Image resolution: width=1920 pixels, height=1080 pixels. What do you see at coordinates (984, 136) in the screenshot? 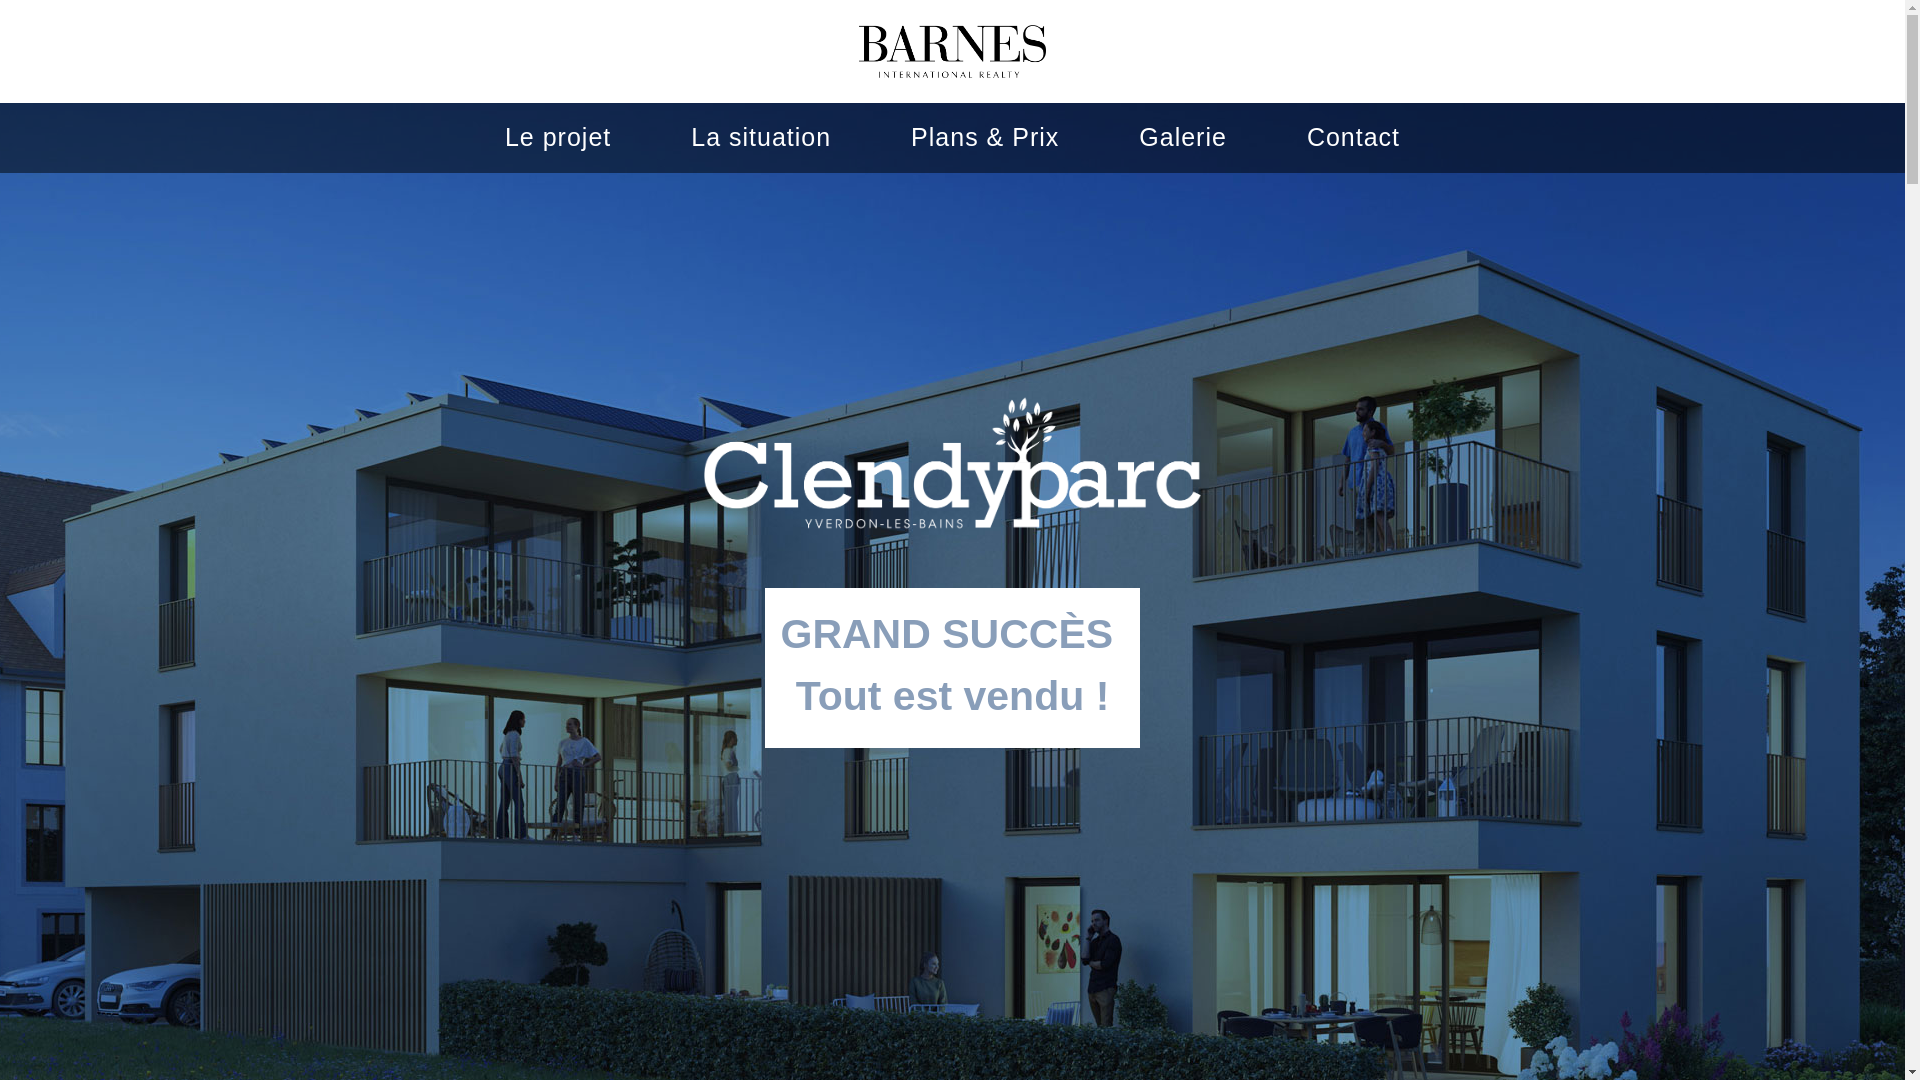
I see `'Plans & Prix'` at bounding box center [984, 136].